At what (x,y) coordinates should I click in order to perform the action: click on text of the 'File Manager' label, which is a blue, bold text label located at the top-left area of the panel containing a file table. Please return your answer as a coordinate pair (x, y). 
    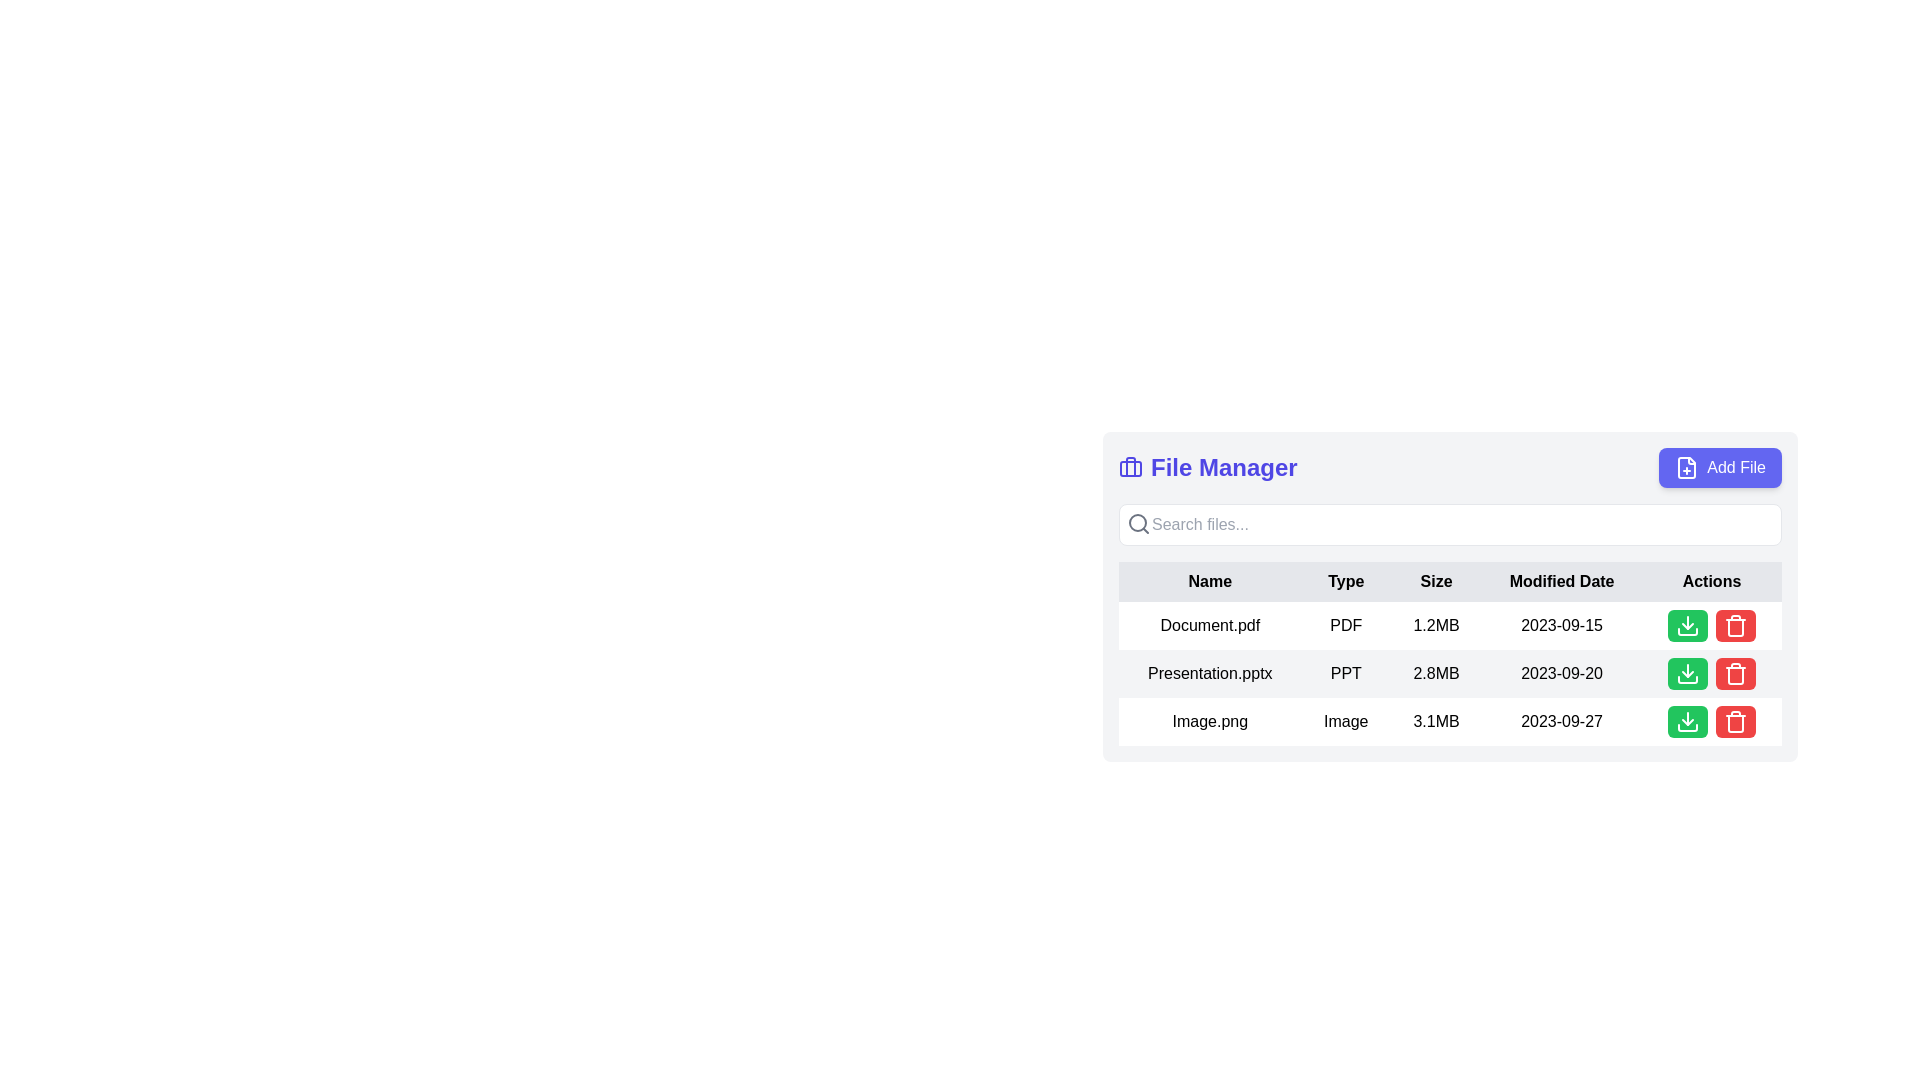
    Looking at the image, I should click on (1207, 467).